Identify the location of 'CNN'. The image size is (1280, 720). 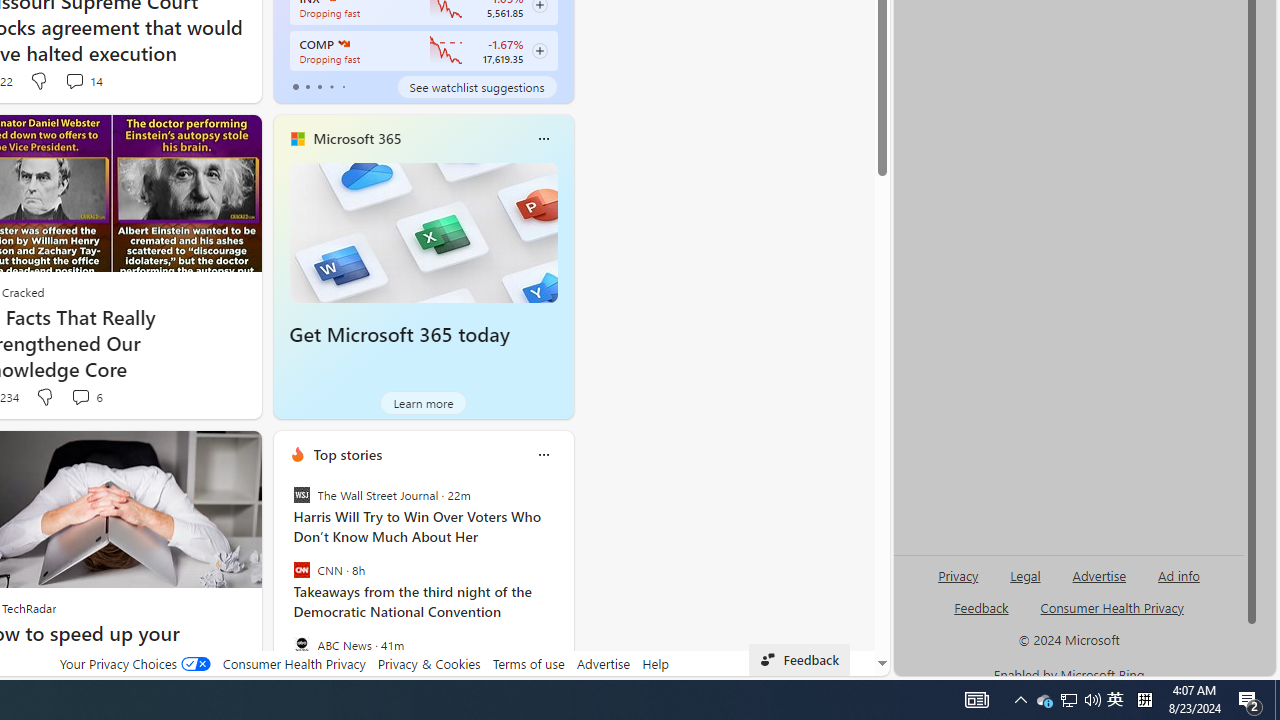
(300, 570).